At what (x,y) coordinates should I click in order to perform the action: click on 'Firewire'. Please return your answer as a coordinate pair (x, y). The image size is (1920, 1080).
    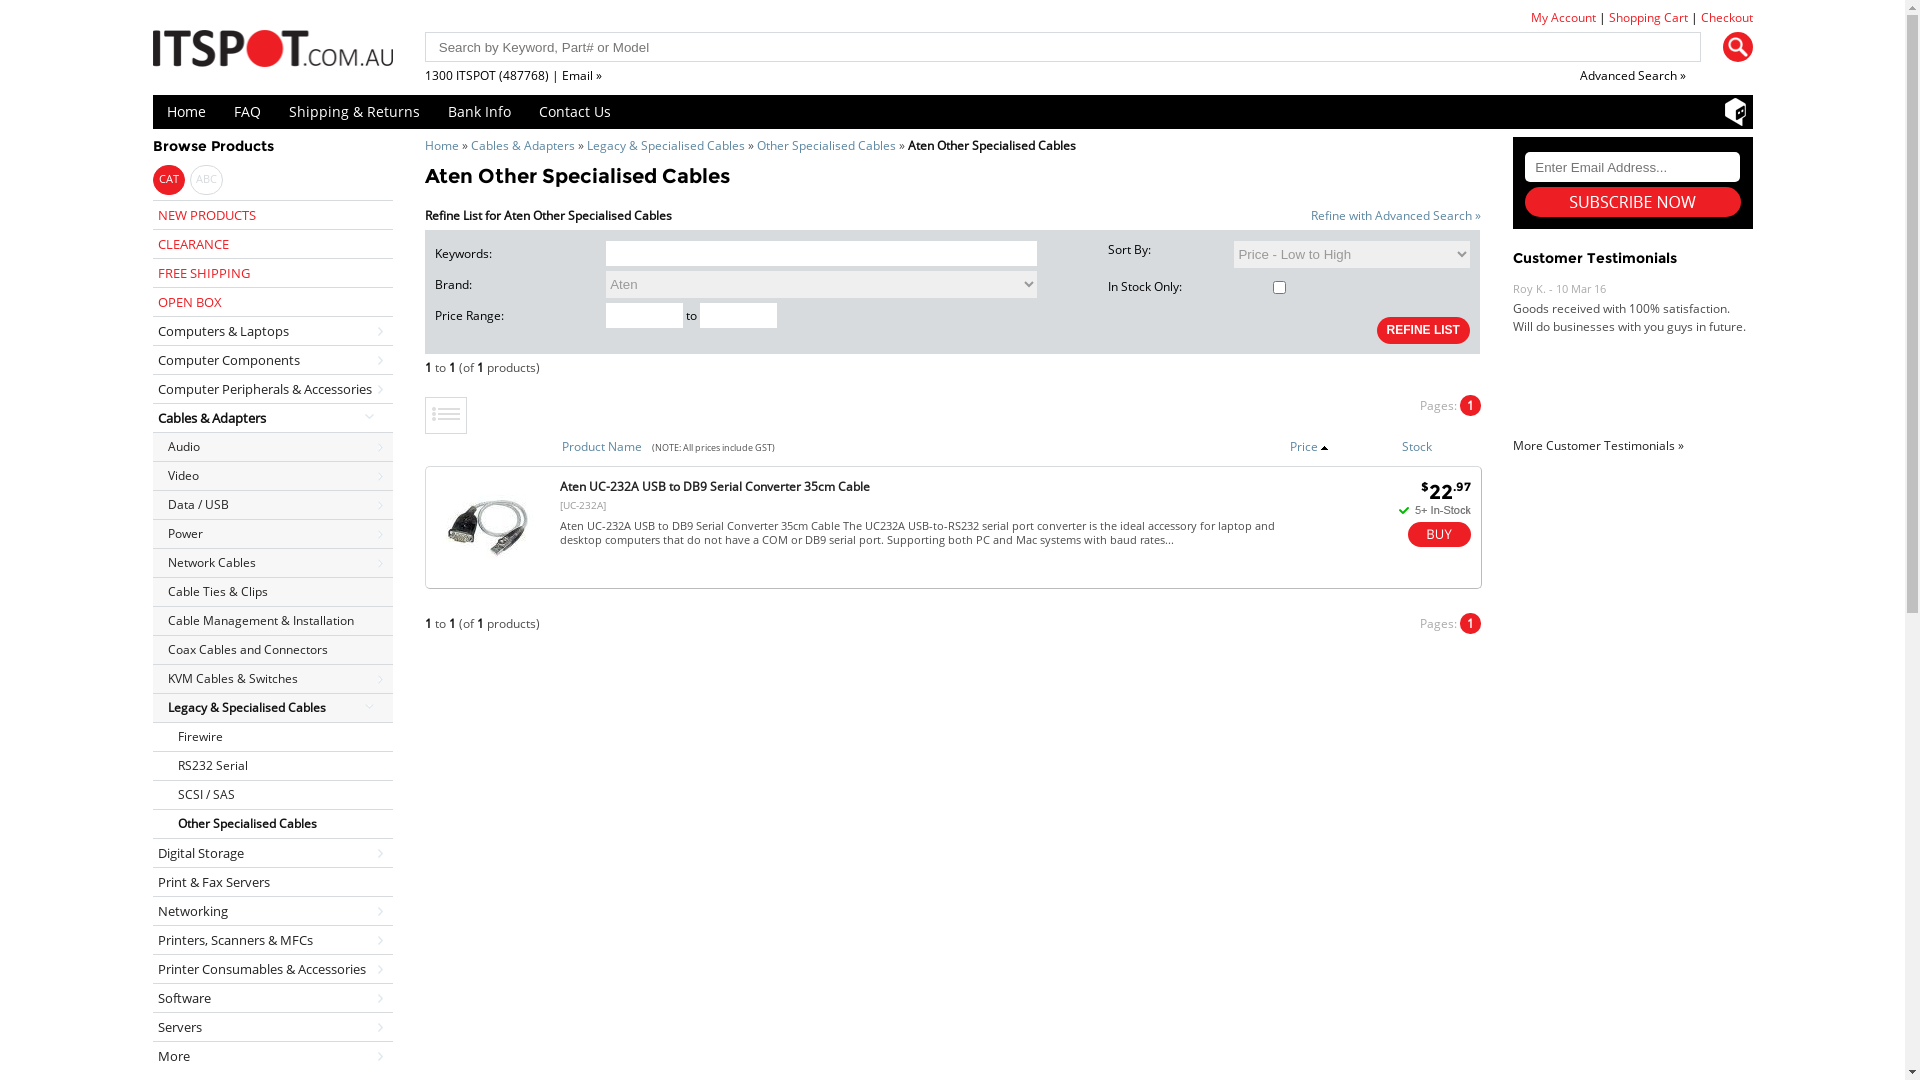
    Looking at the image, I should click on (151, 736).